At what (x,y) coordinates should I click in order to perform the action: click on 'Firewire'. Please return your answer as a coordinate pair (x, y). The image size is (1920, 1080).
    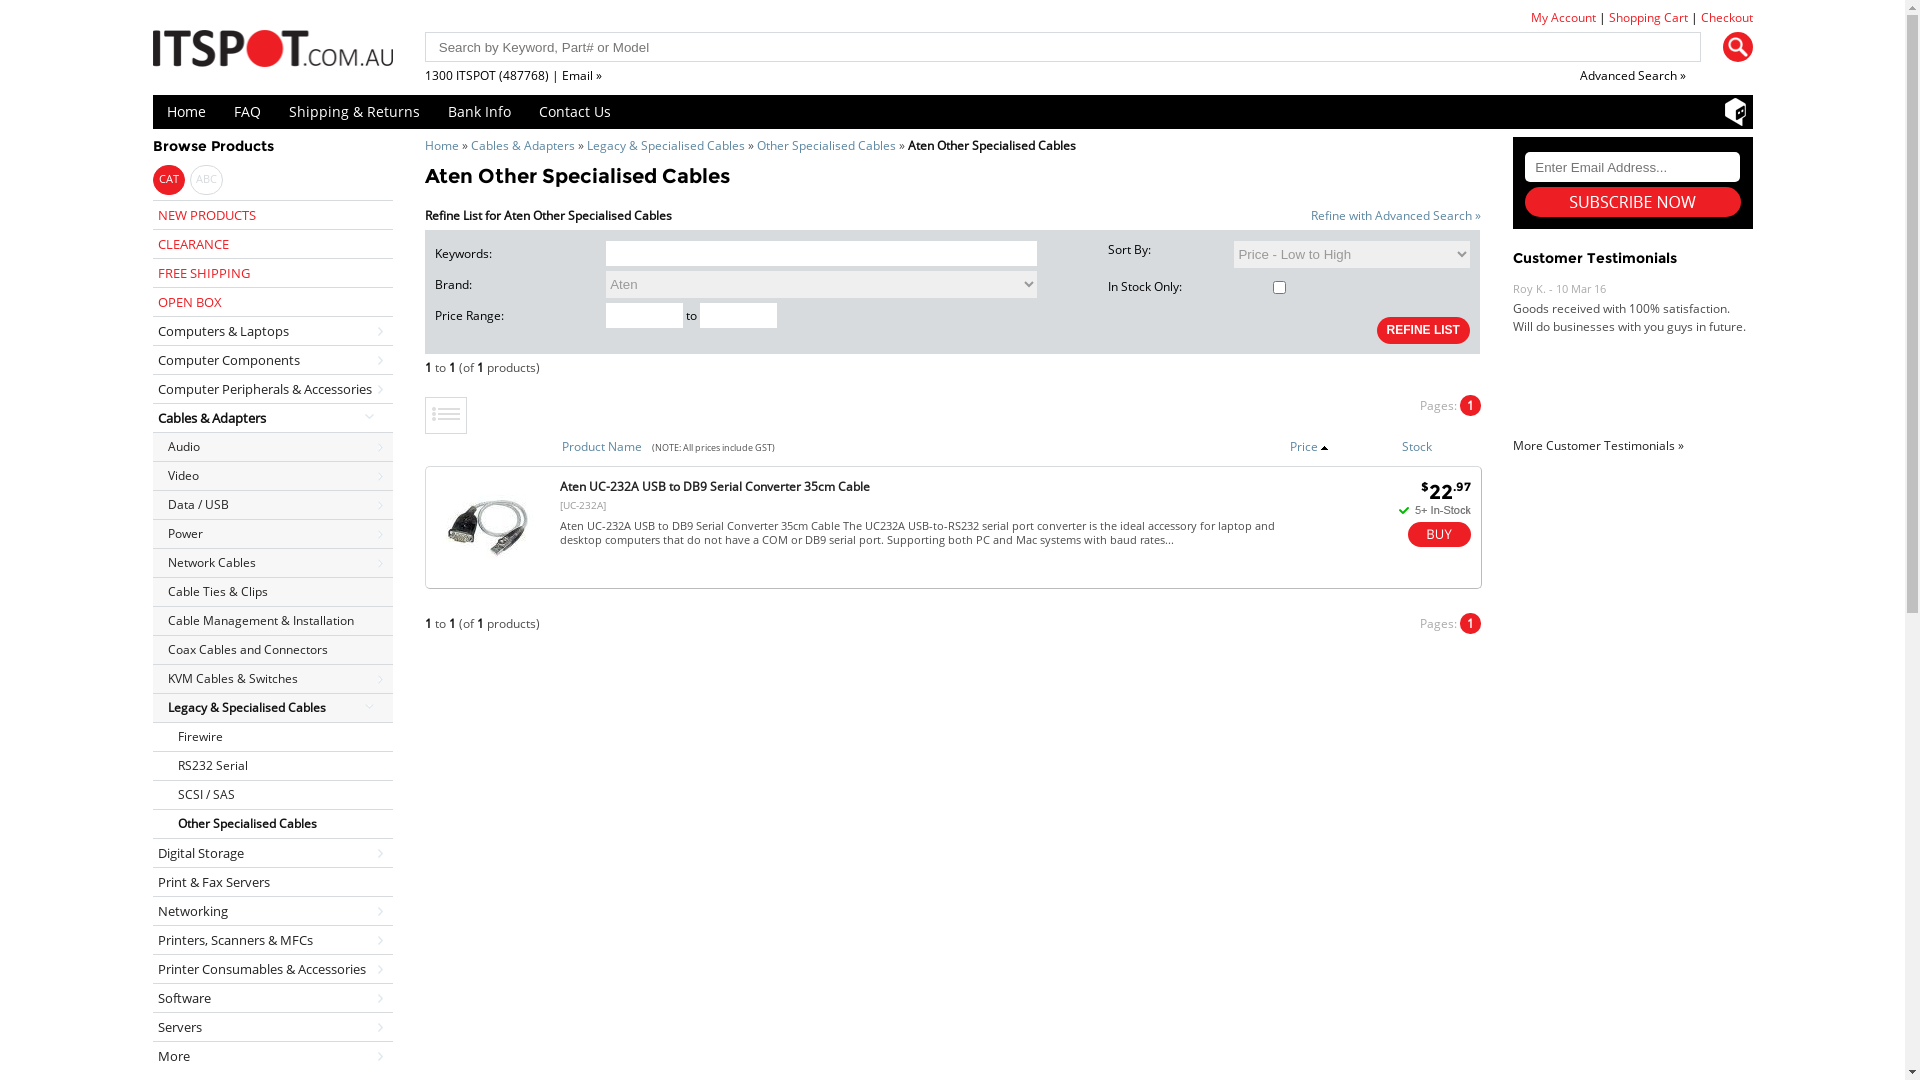
    Looking at the image, I should click on (151, 736).